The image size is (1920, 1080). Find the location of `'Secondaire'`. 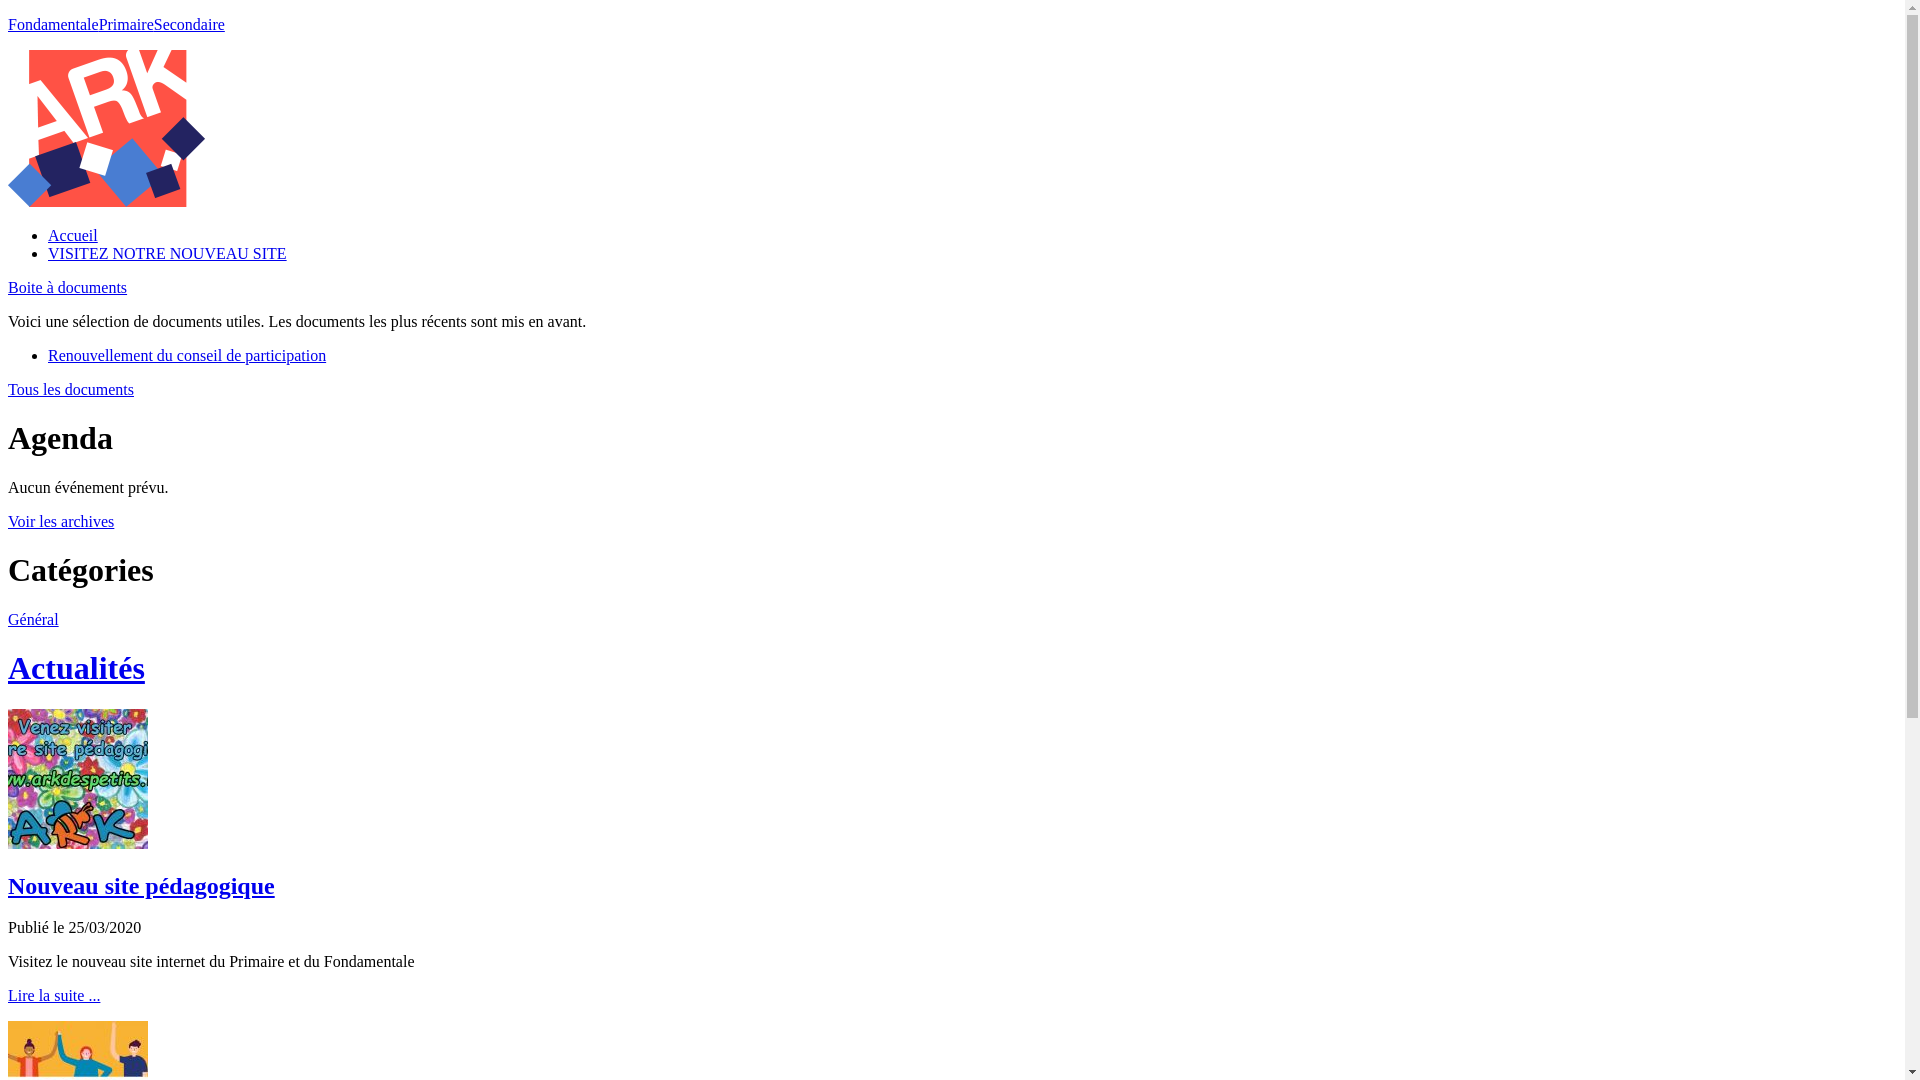

'Secondaire' is located at coordinates (189, 24).